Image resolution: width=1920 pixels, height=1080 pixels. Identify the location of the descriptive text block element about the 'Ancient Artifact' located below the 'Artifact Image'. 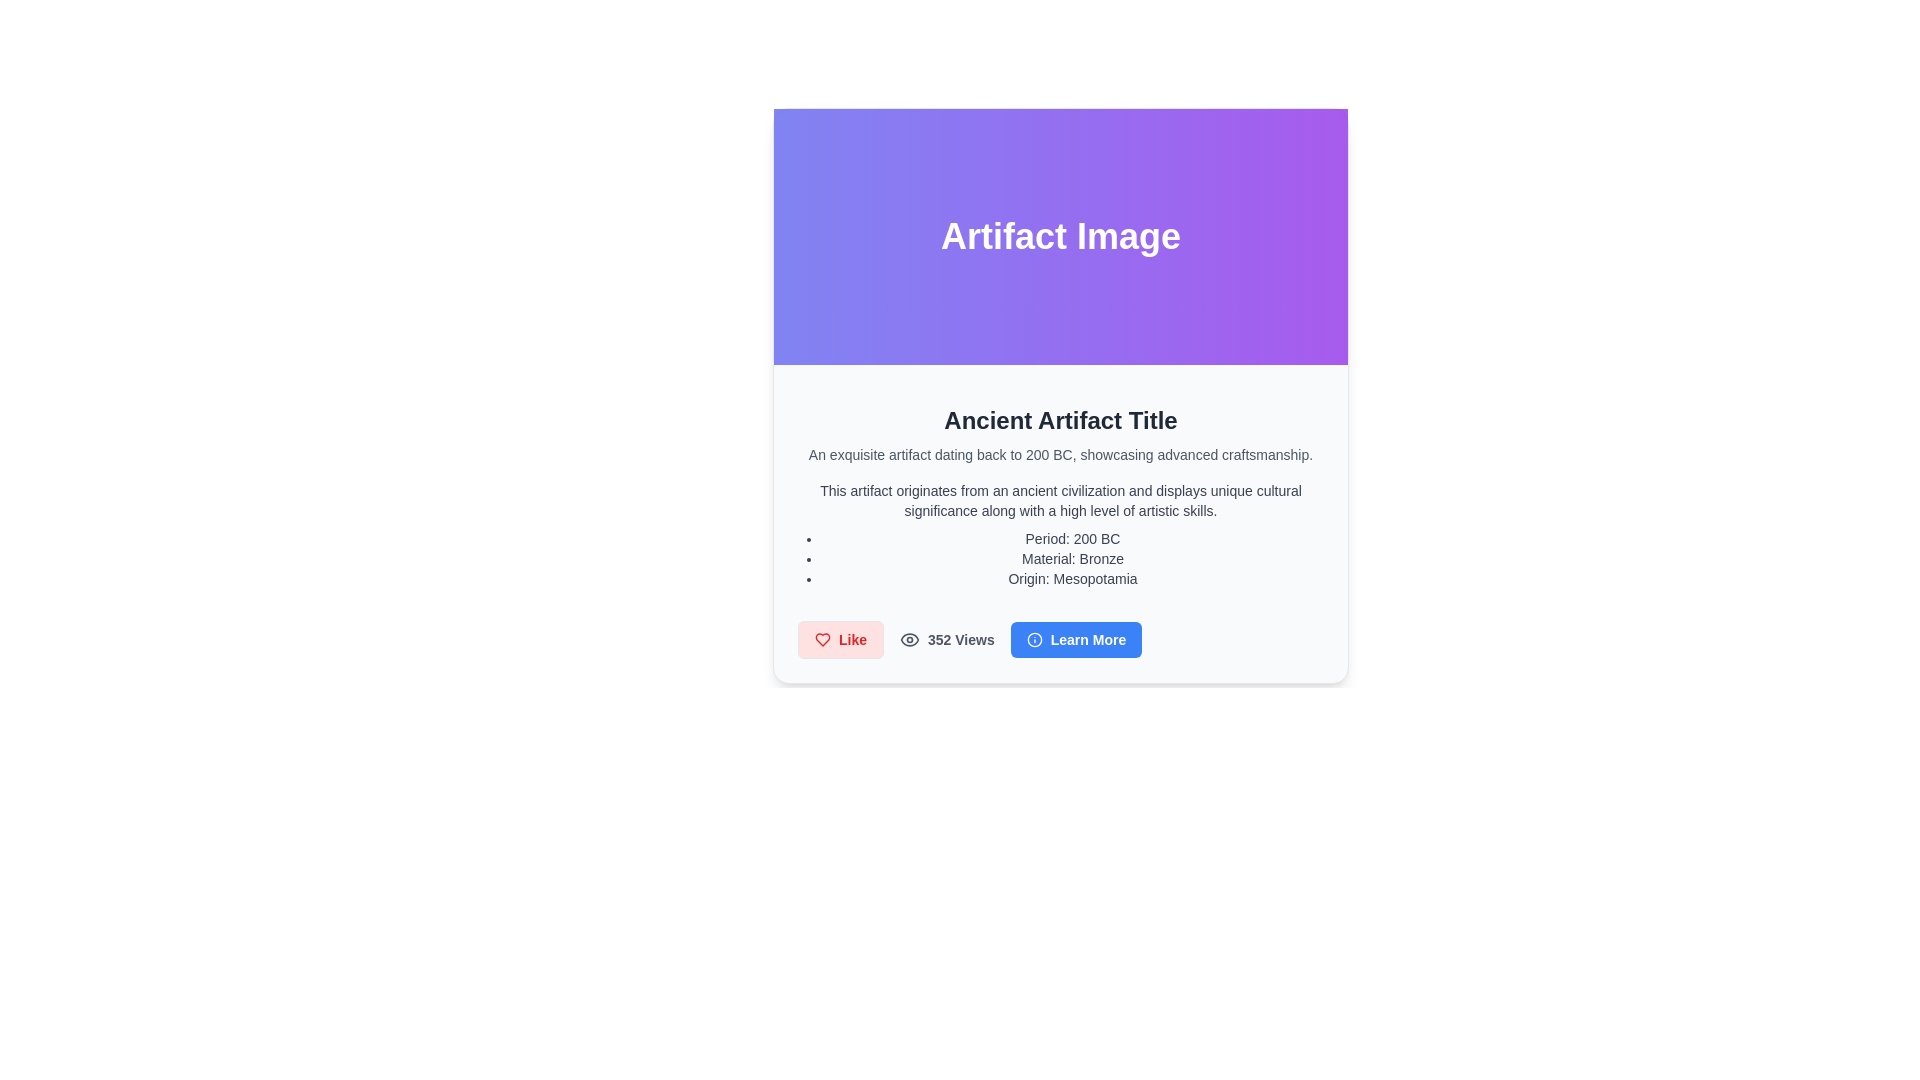
(1059, 523).